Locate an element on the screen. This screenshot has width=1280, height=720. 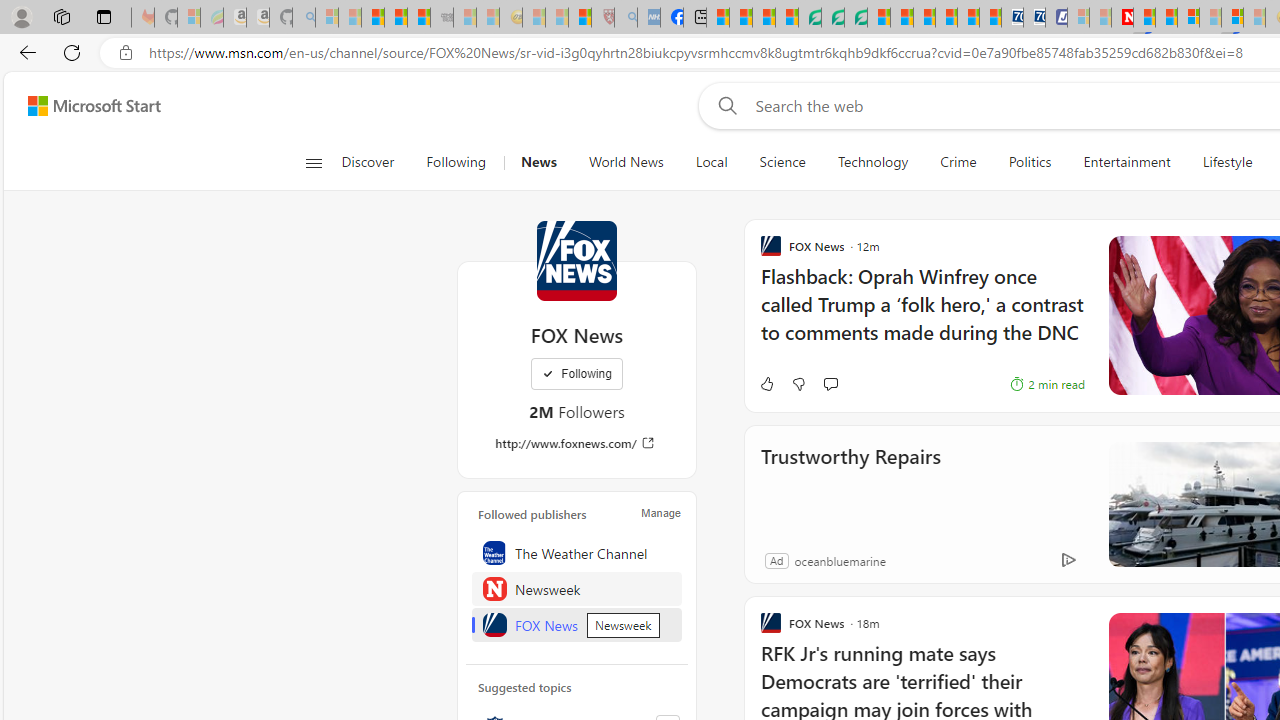
'LendingTree - Compare Lenders' is located at coordinates (809, 17).